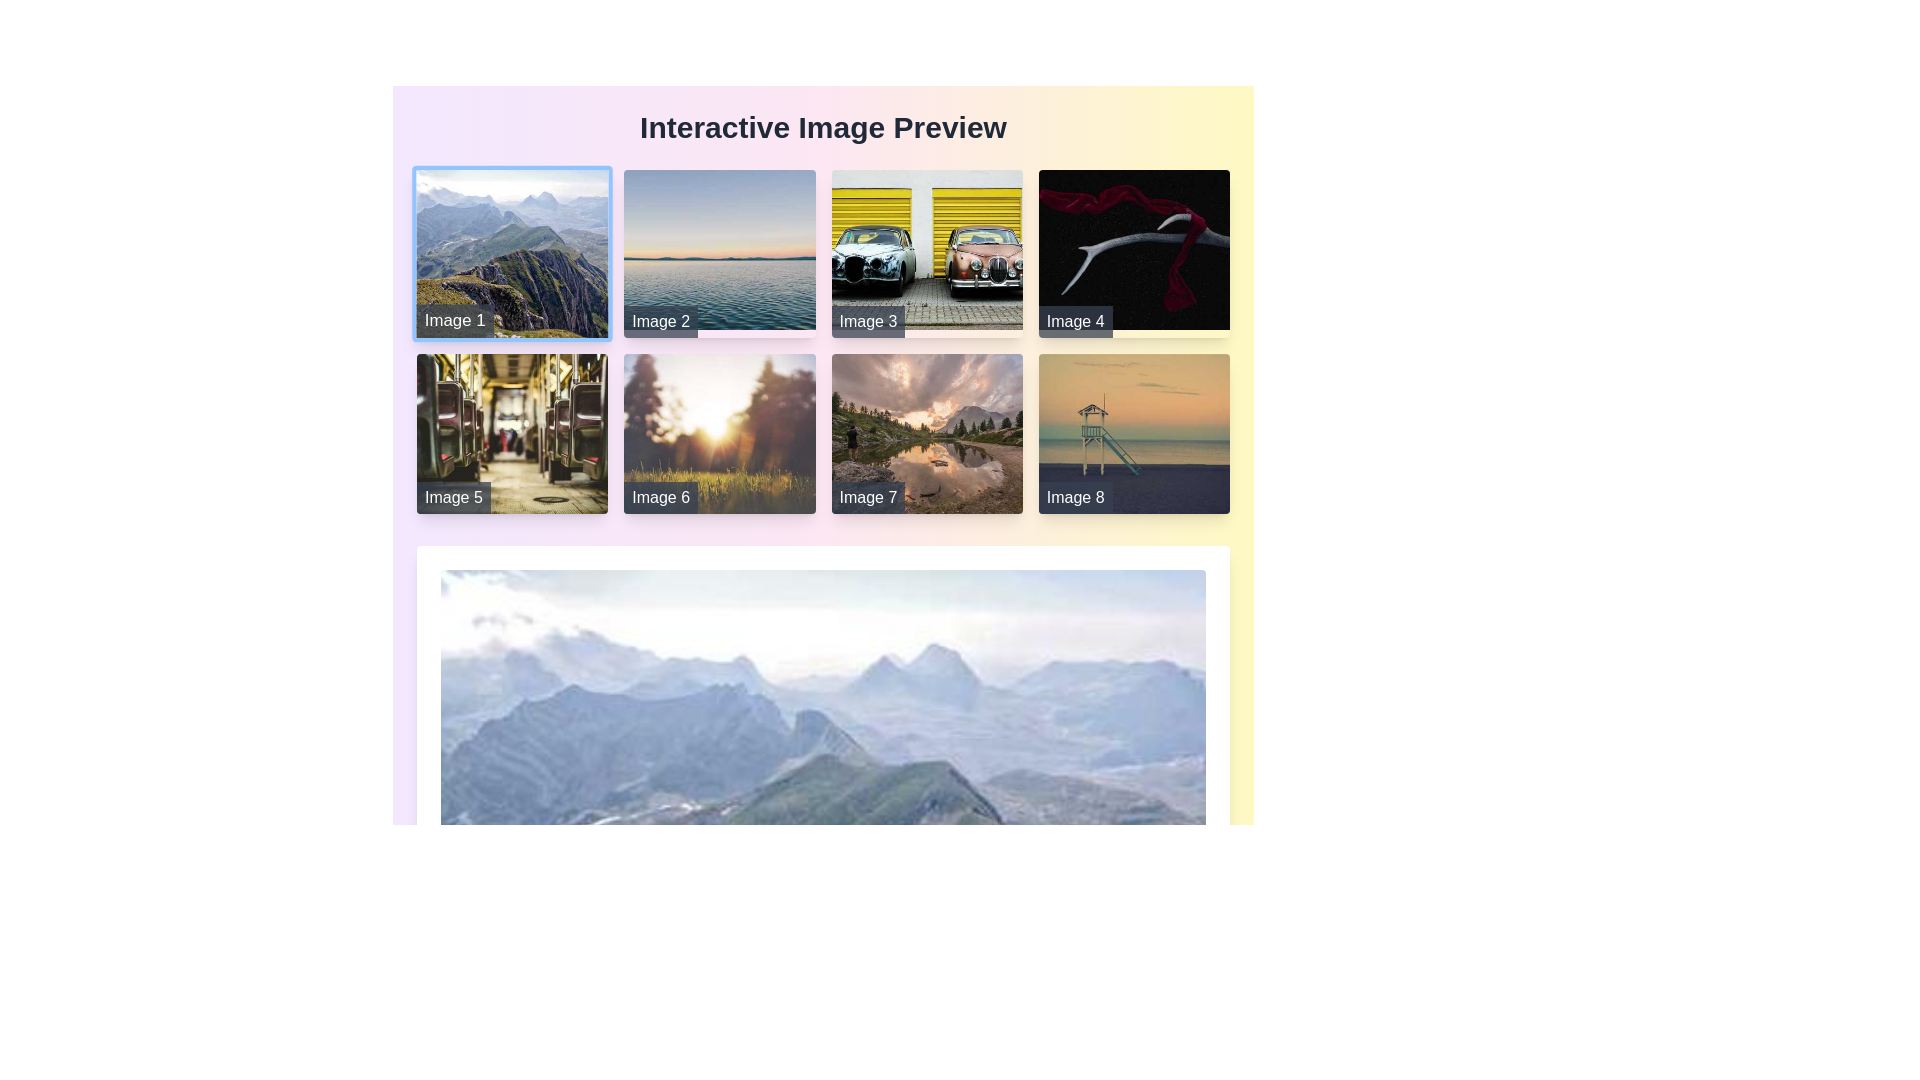 The height and width of the screenshot is (1080, 1920). Describe the element at coordinates (1074, 496) in the screenshot. I see `the text label overlay at the bottom-left corner of the image card labeled 'Image 8', which has a dark gray background and white text` at that location.